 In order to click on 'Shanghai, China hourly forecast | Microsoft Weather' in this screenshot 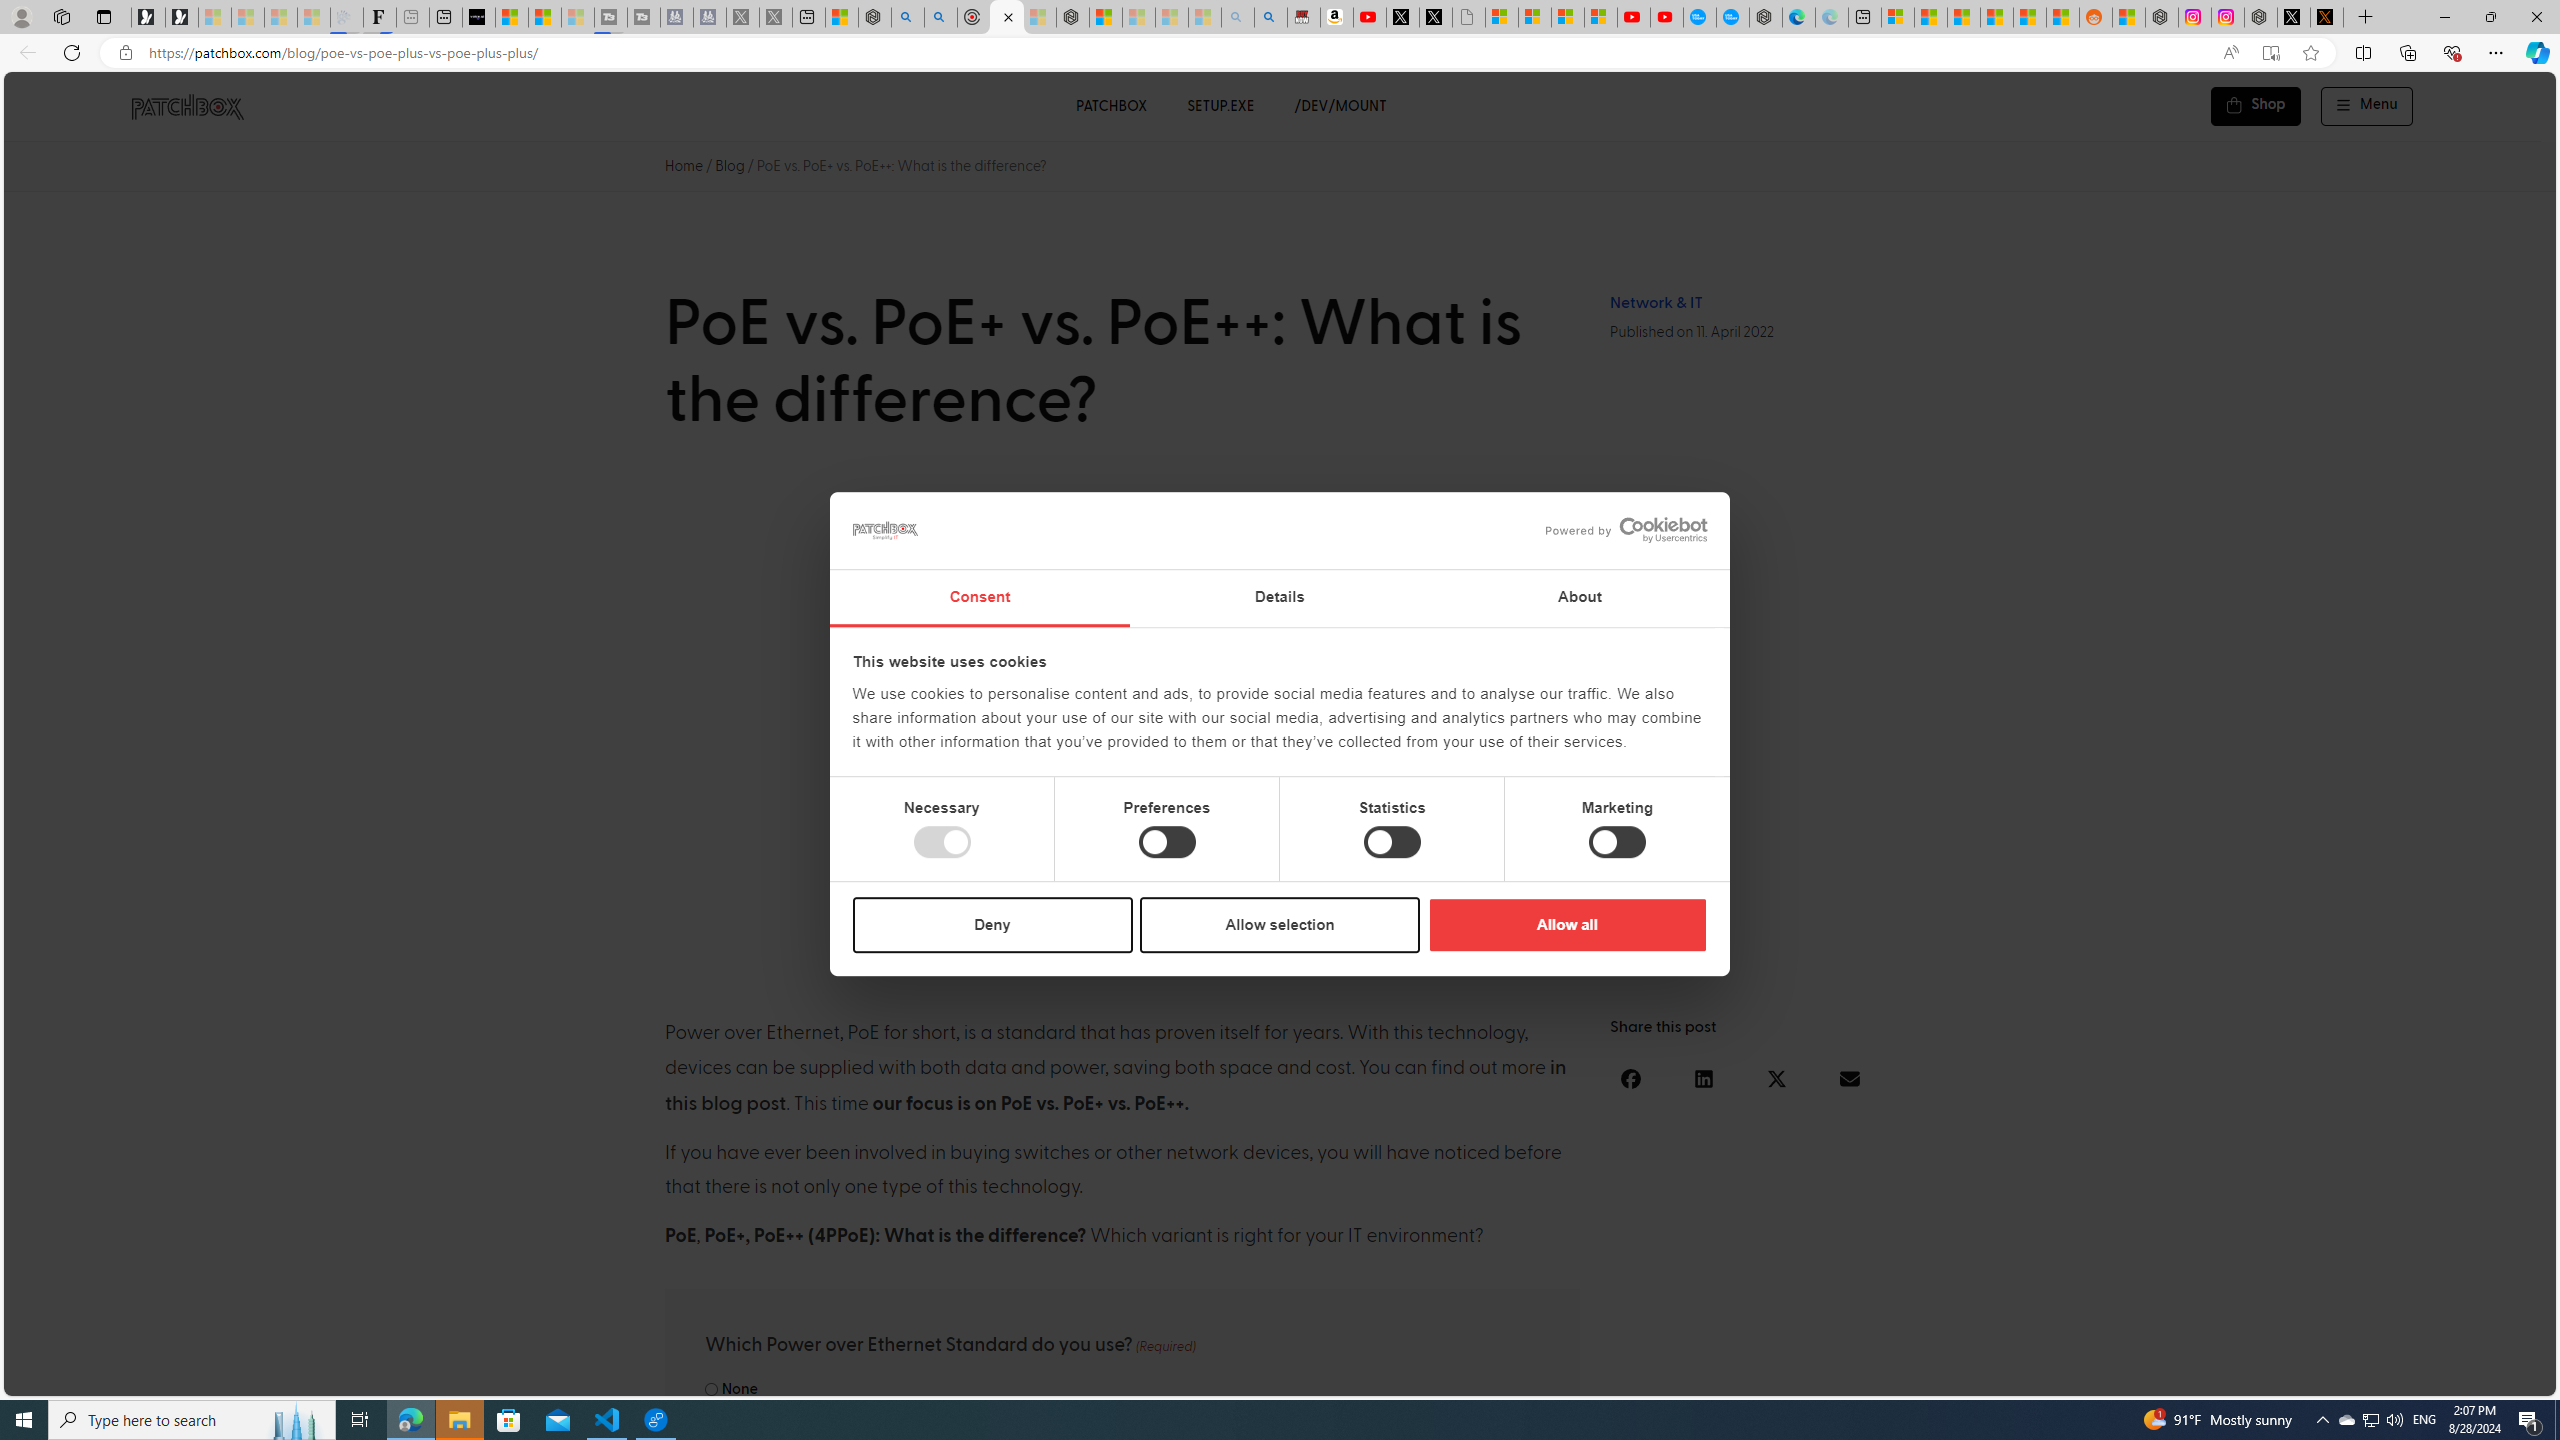, I will do `click(1962, 16)`.